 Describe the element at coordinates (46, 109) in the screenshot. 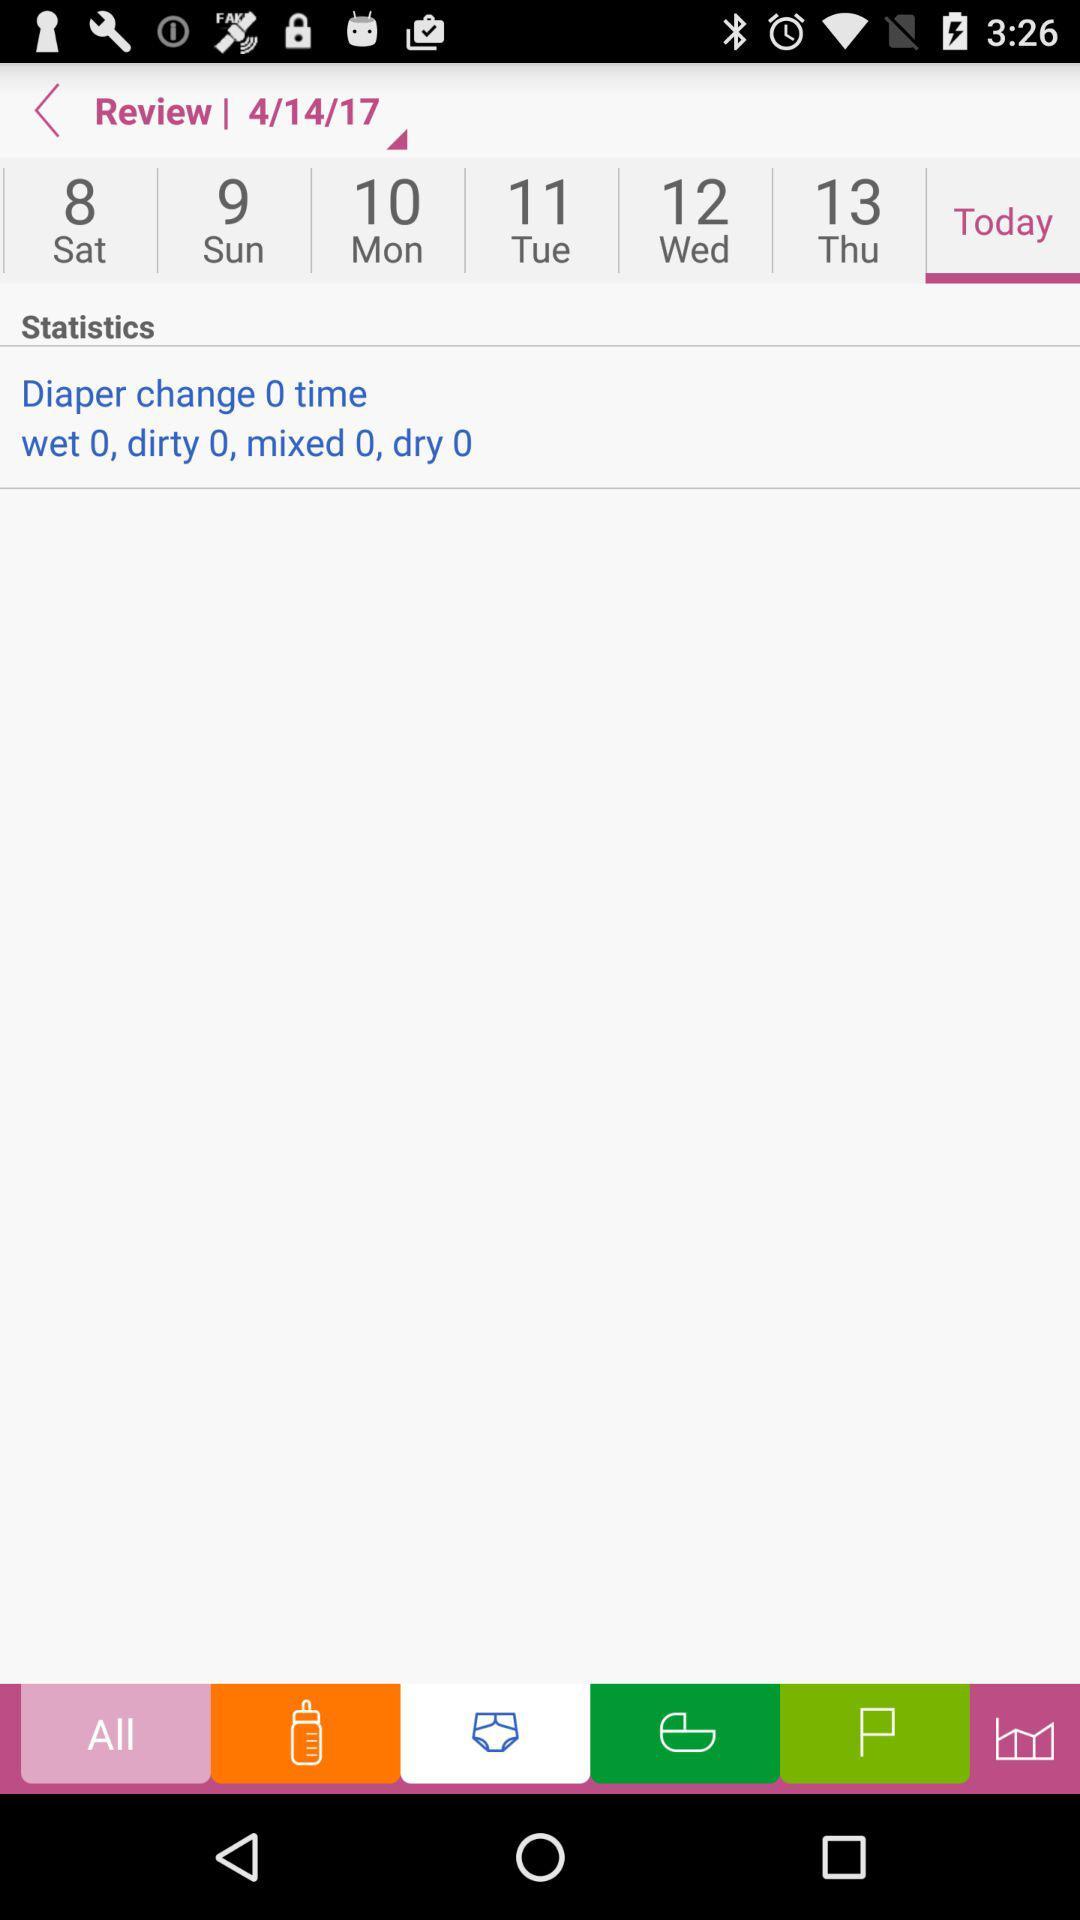

I see `icon next to review app` at that location.